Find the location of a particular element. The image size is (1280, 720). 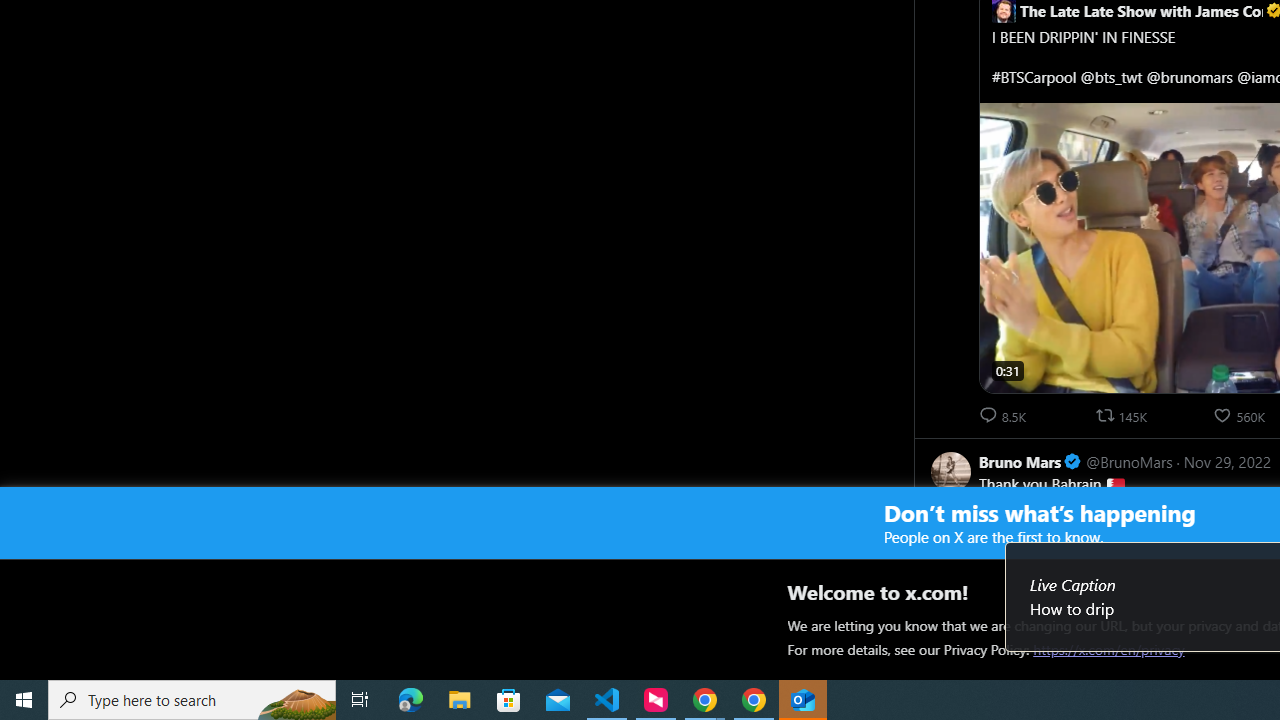

'Nov 29, 2022' is located at coordinates (1225, 461).